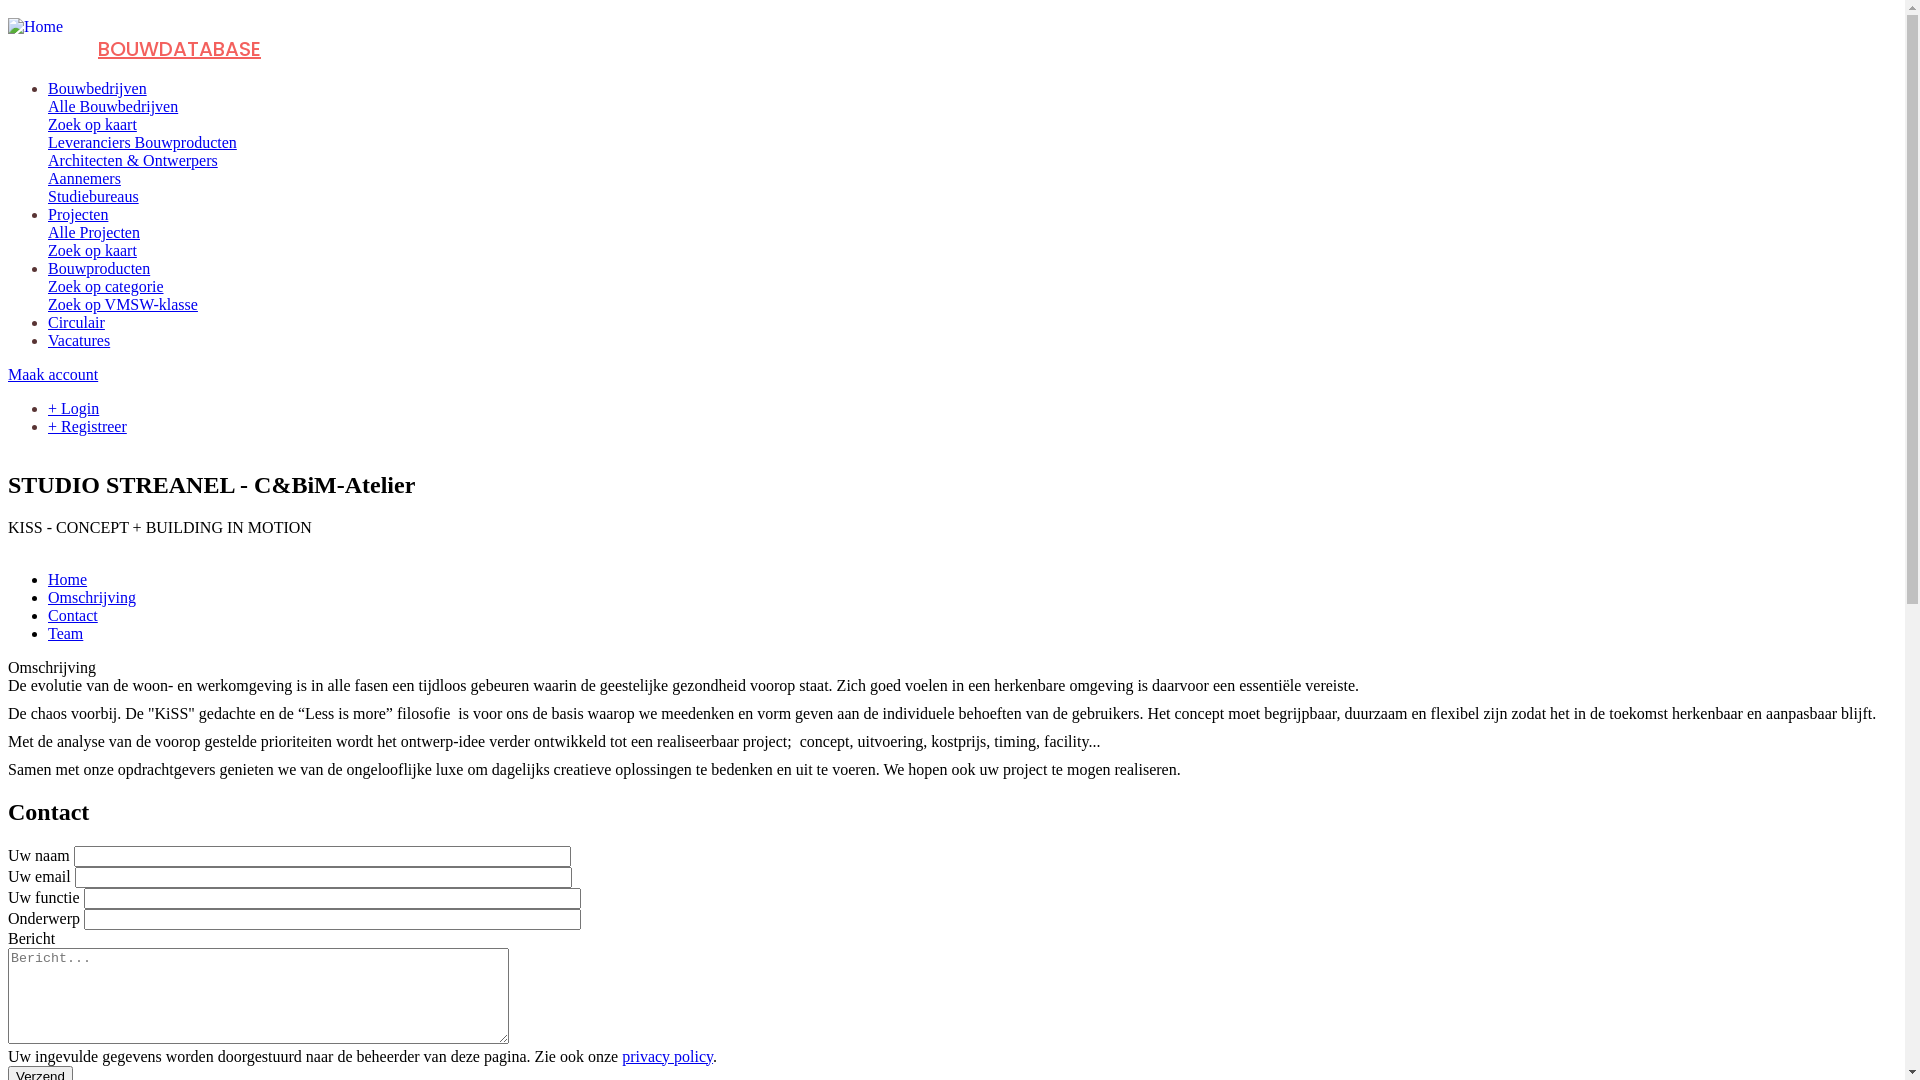  I want to click on 'Home', so click(67, 579).